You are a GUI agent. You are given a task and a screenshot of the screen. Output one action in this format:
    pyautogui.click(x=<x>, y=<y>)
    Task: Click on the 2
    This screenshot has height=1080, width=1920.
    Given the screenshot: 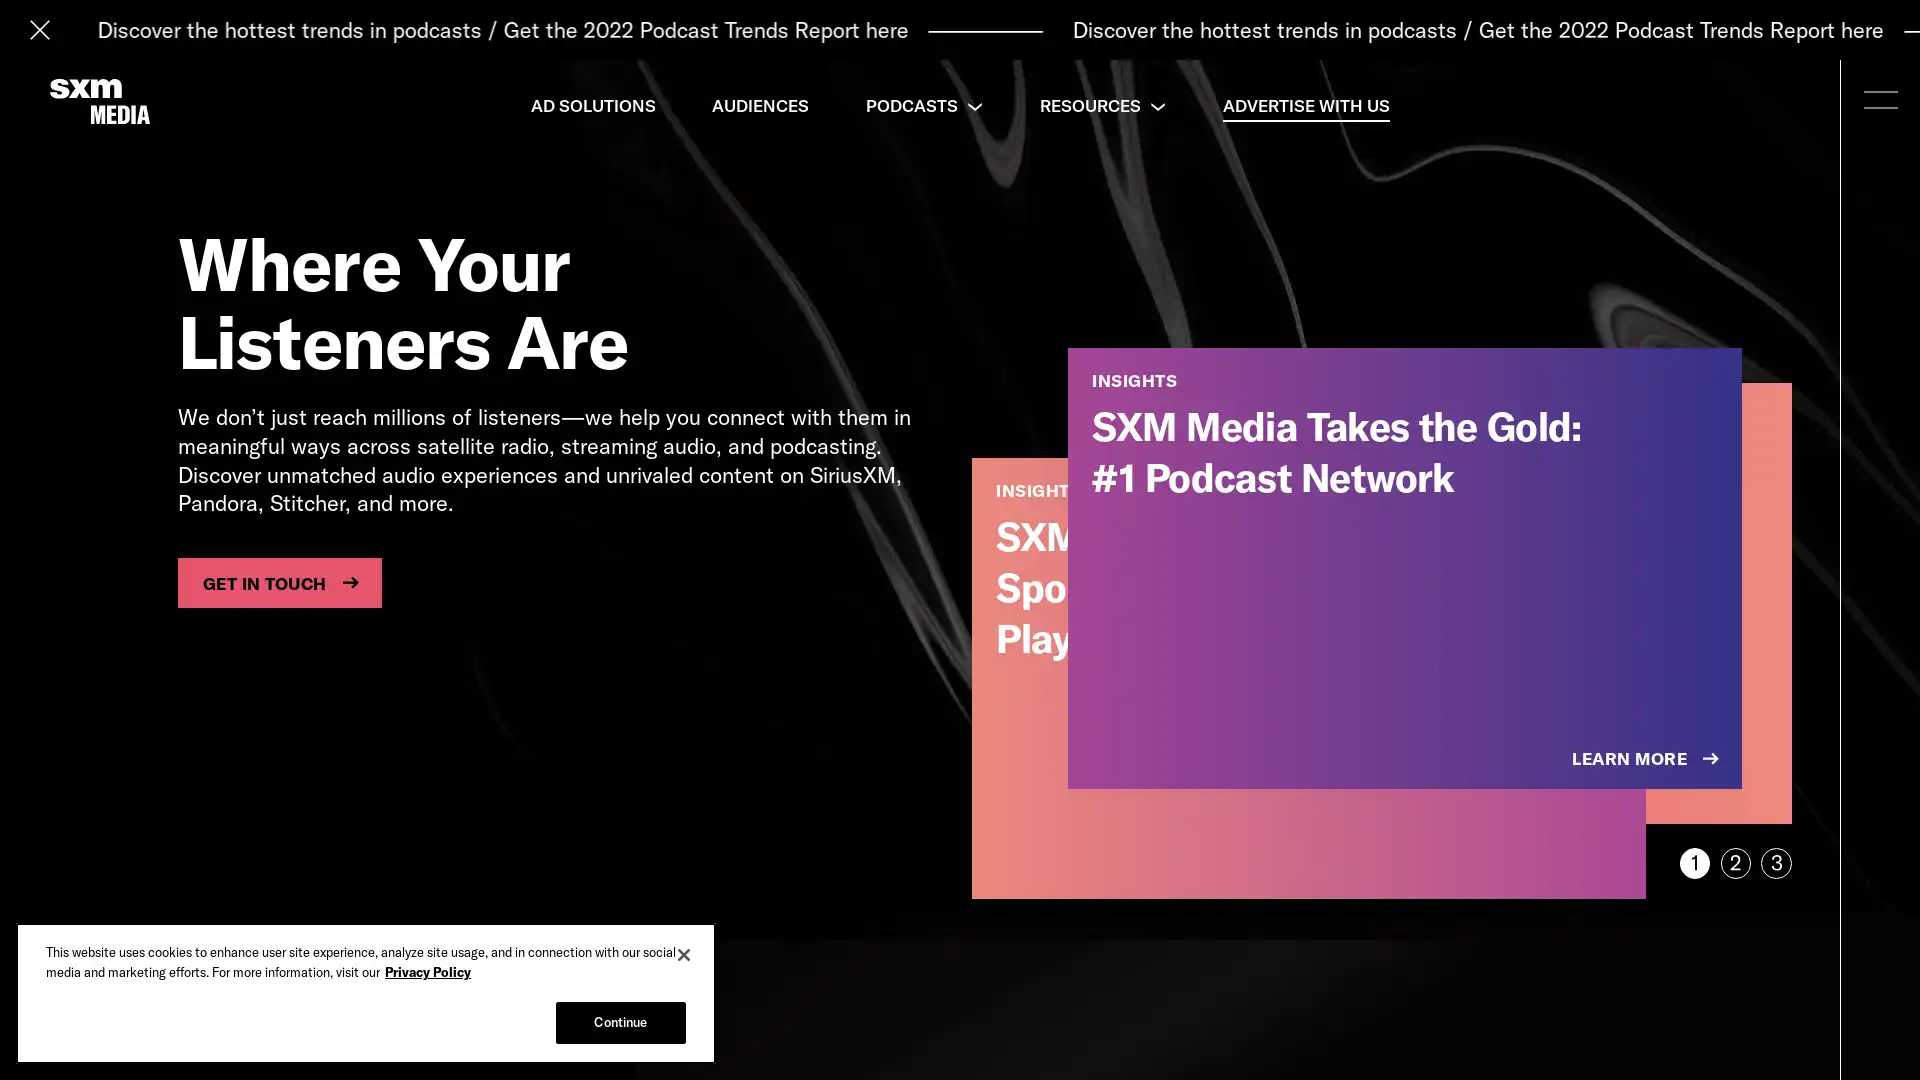 What is the action you would take?
    pyautogui.click(x=1734, y=862)
    